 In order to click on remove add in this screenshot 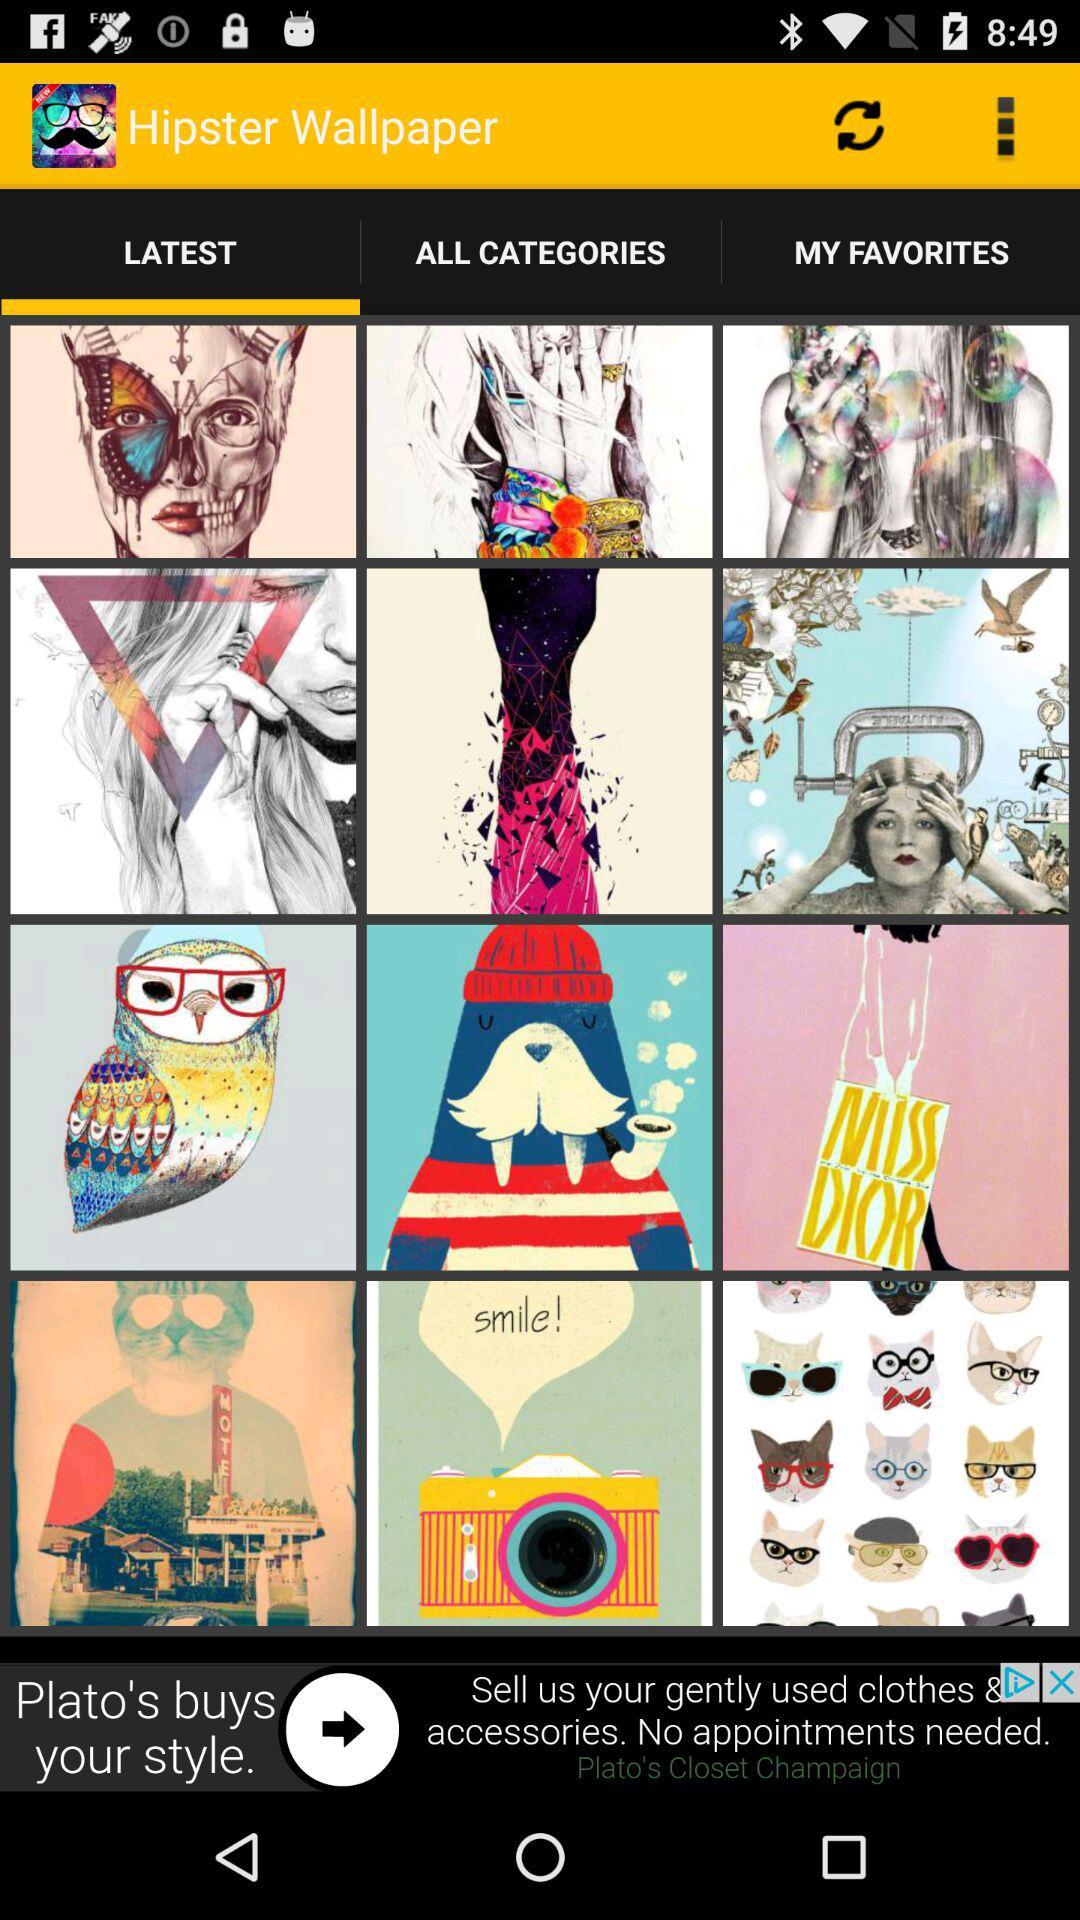, I will do `click(540, 1727)`.